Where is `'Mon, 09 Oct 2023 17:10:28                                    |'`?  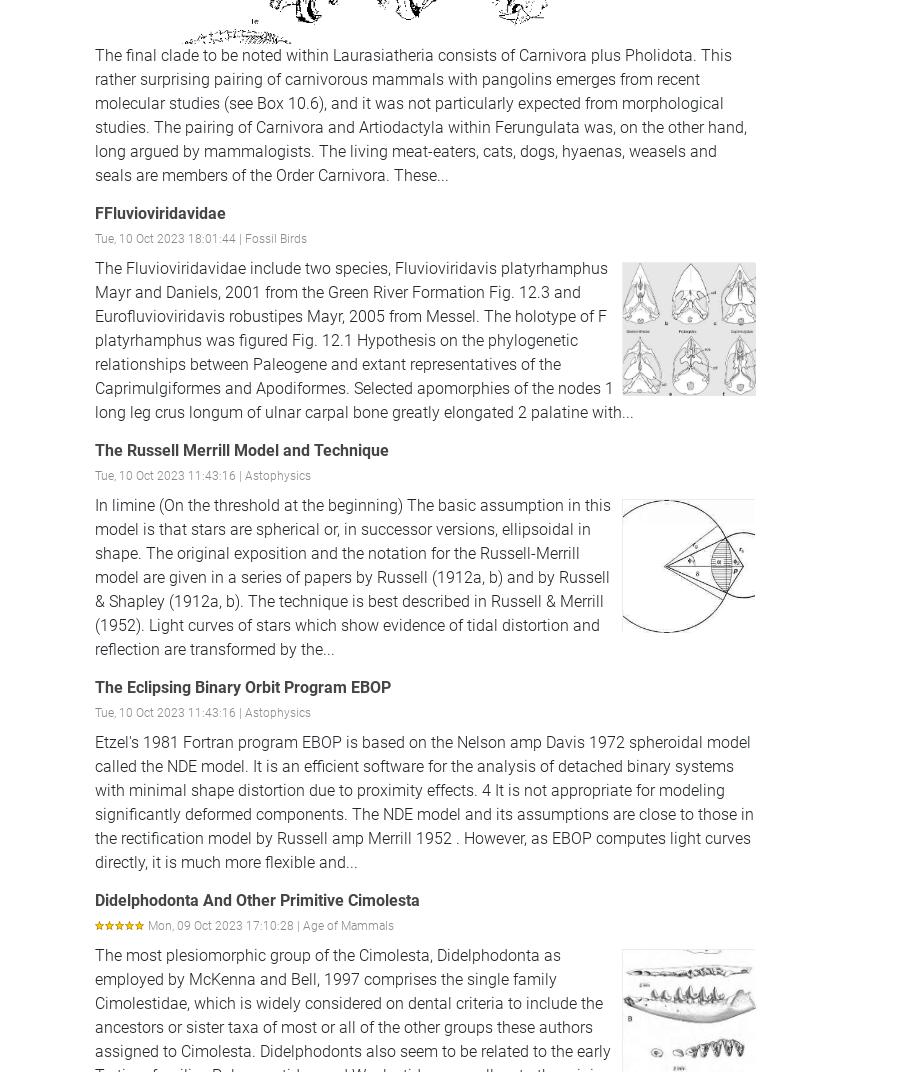 'Mon, 09 Oct 2023 17:10:28                                    |' is located at coordinates (225, 925).